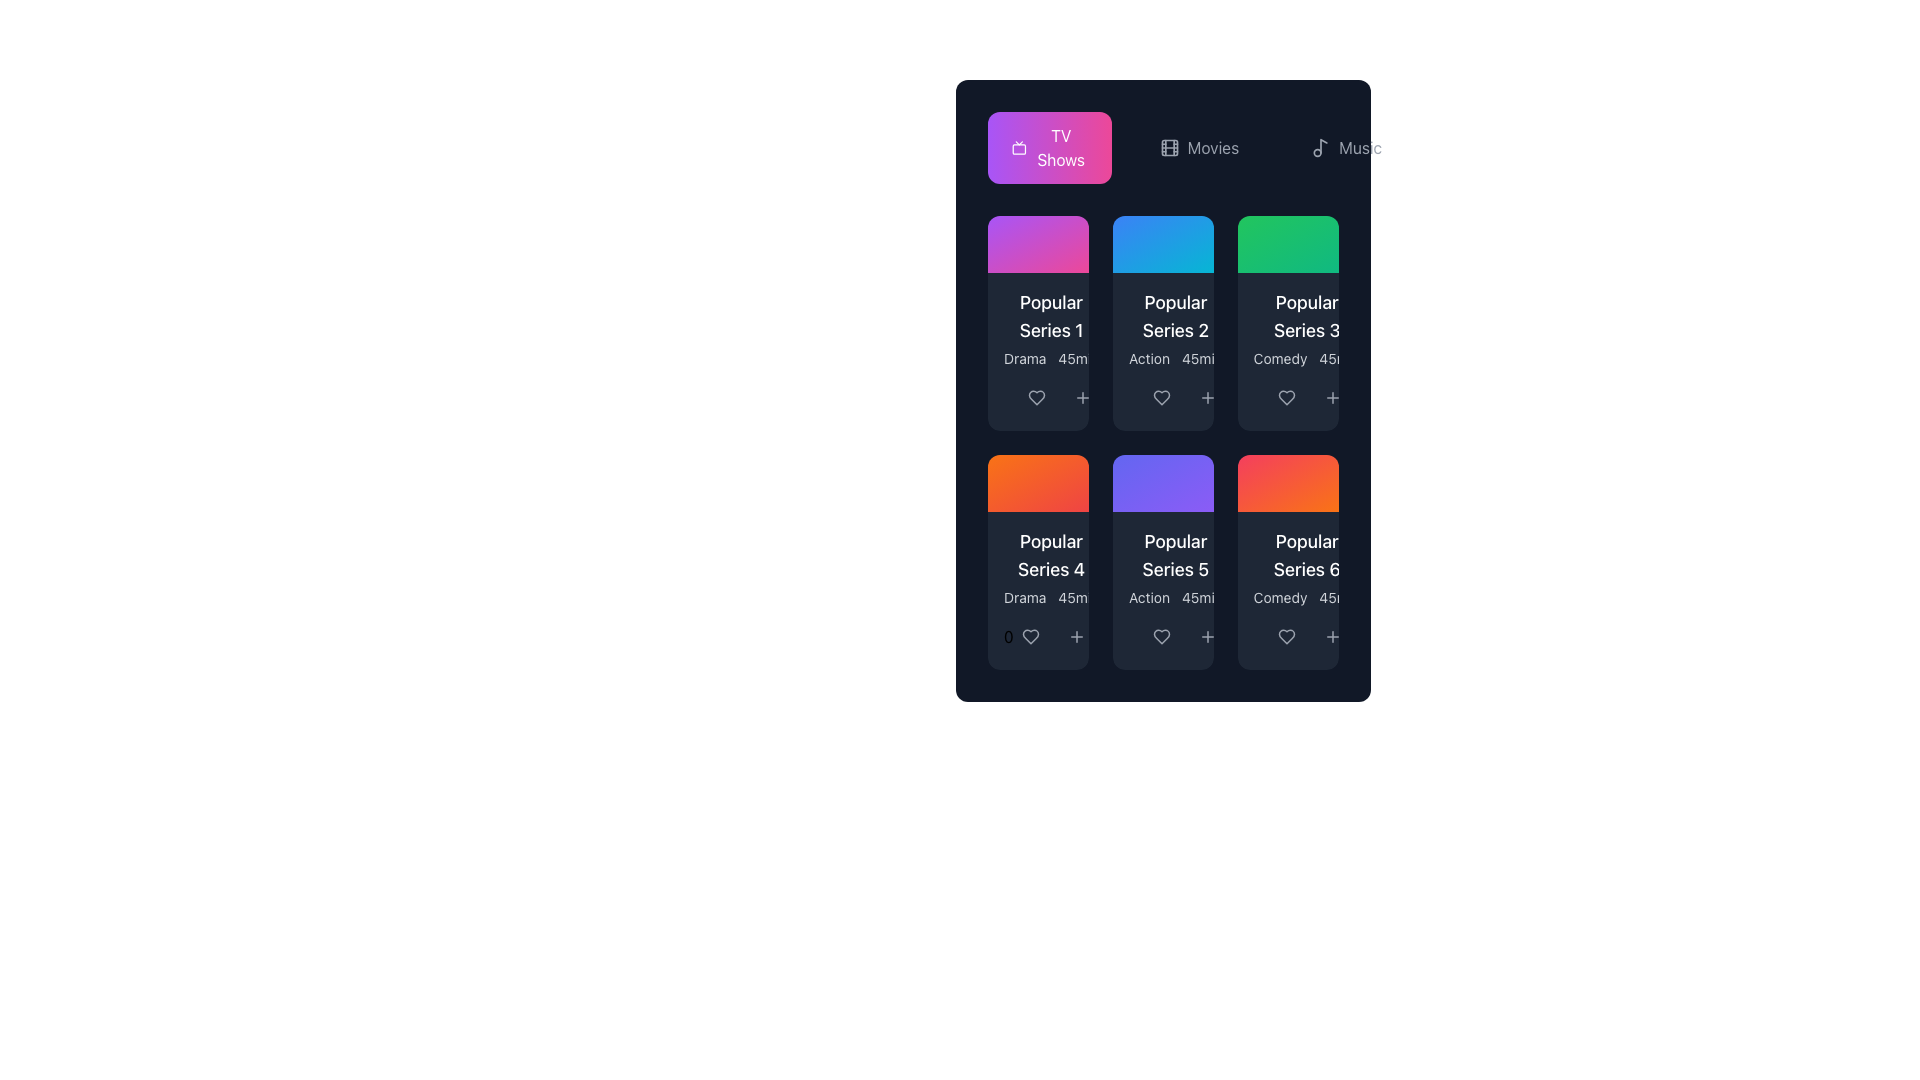 The width and height of the screenshot is (1920, 1080). Describe the element at coordinates (1176, 315) in the screenshot. I see `text label 'Popular Series 2' which is styled prominently in white font and located in the second column of a grid layout, beneath a blue header box` at that location.